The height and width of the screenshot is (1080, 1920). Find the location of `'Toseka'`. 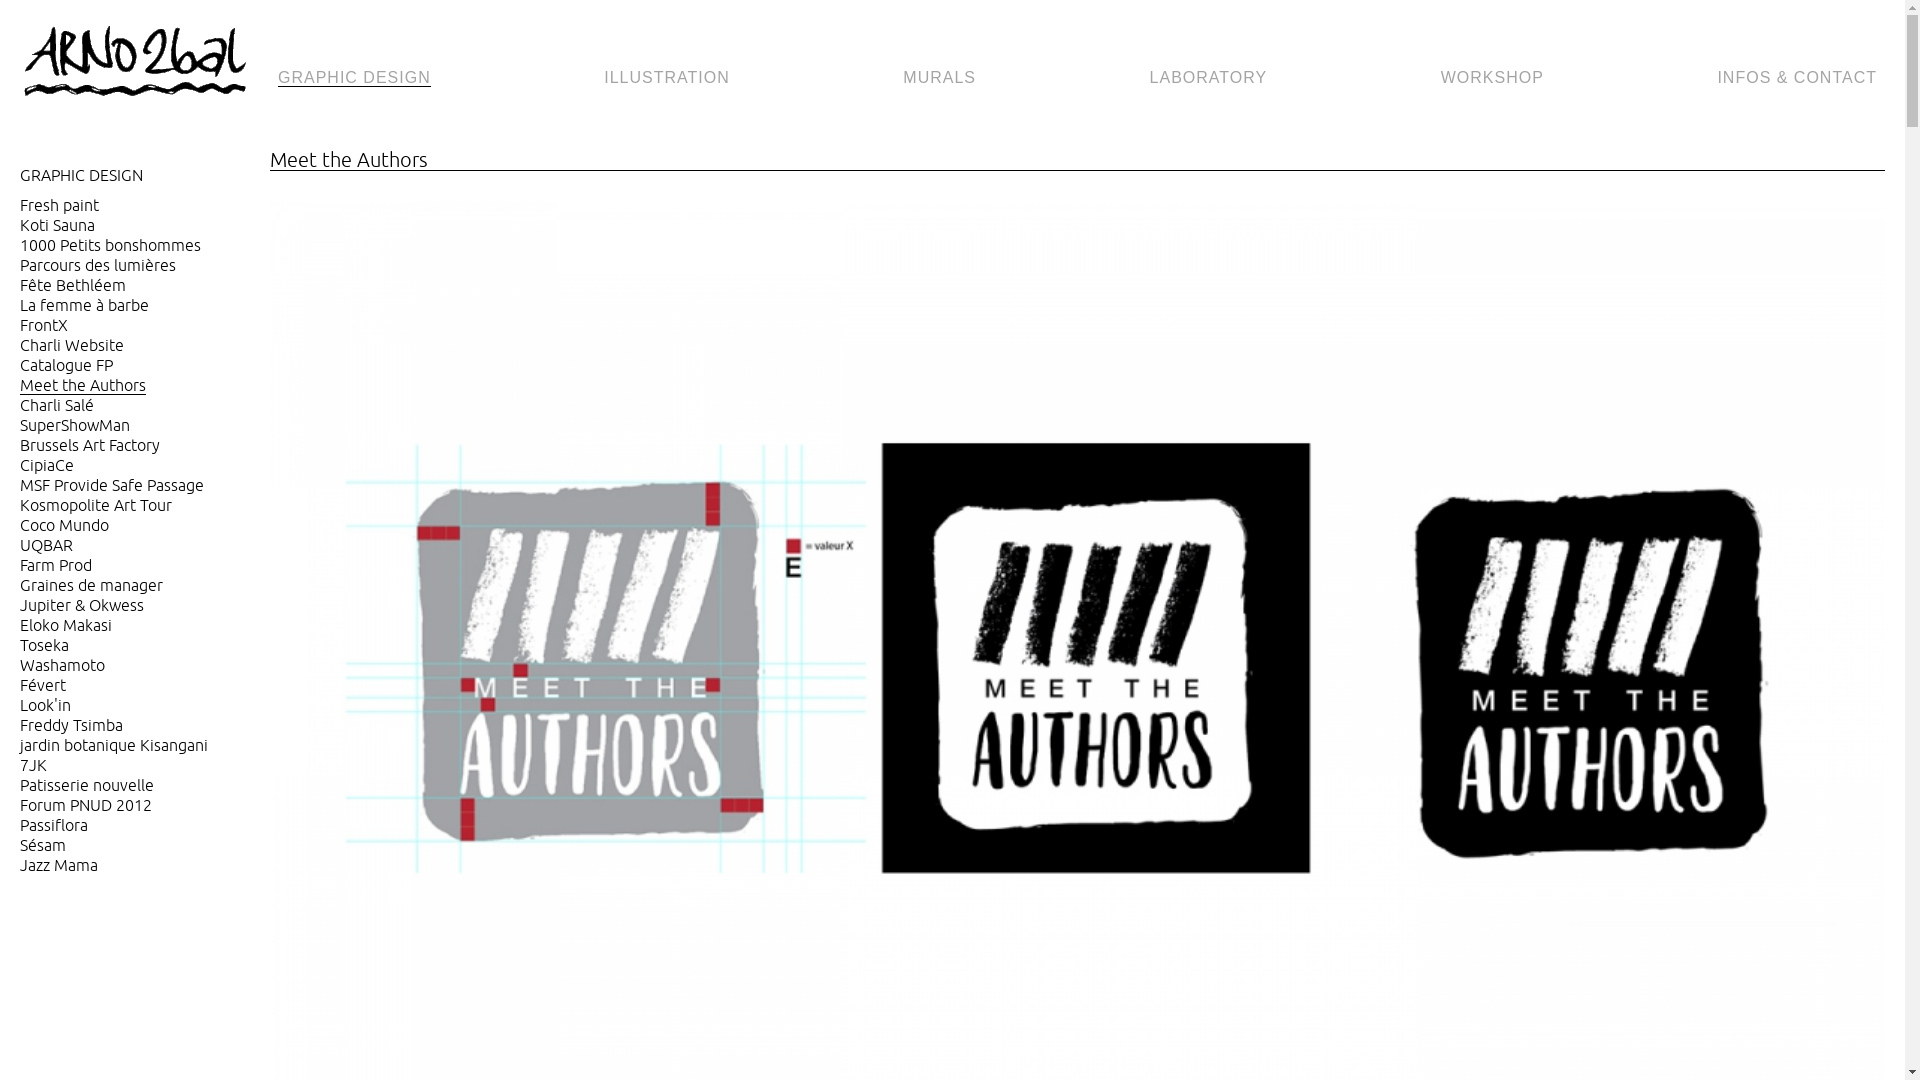

'Toseka' is located at coordinates (44, 645).